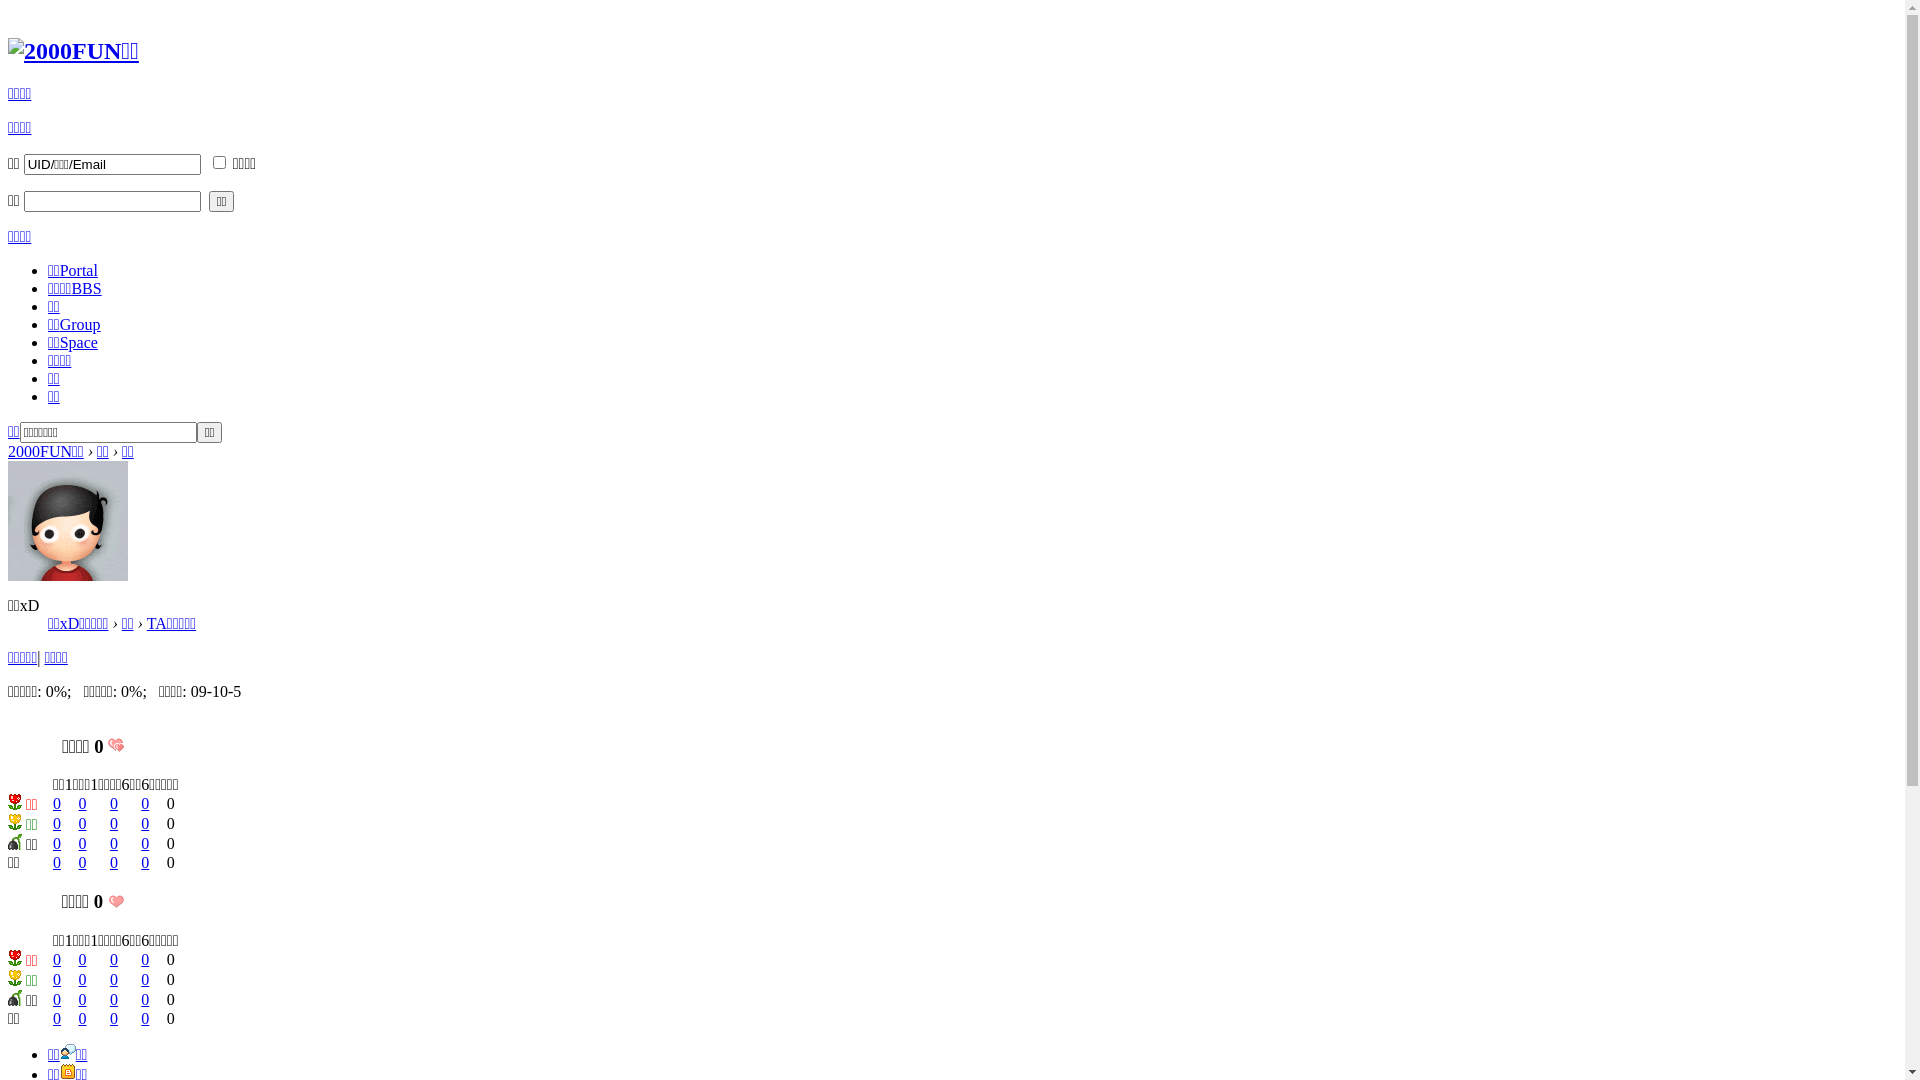 This screenshot has width=1920, height=1080. I want to click on '0', so click(143, 1018).